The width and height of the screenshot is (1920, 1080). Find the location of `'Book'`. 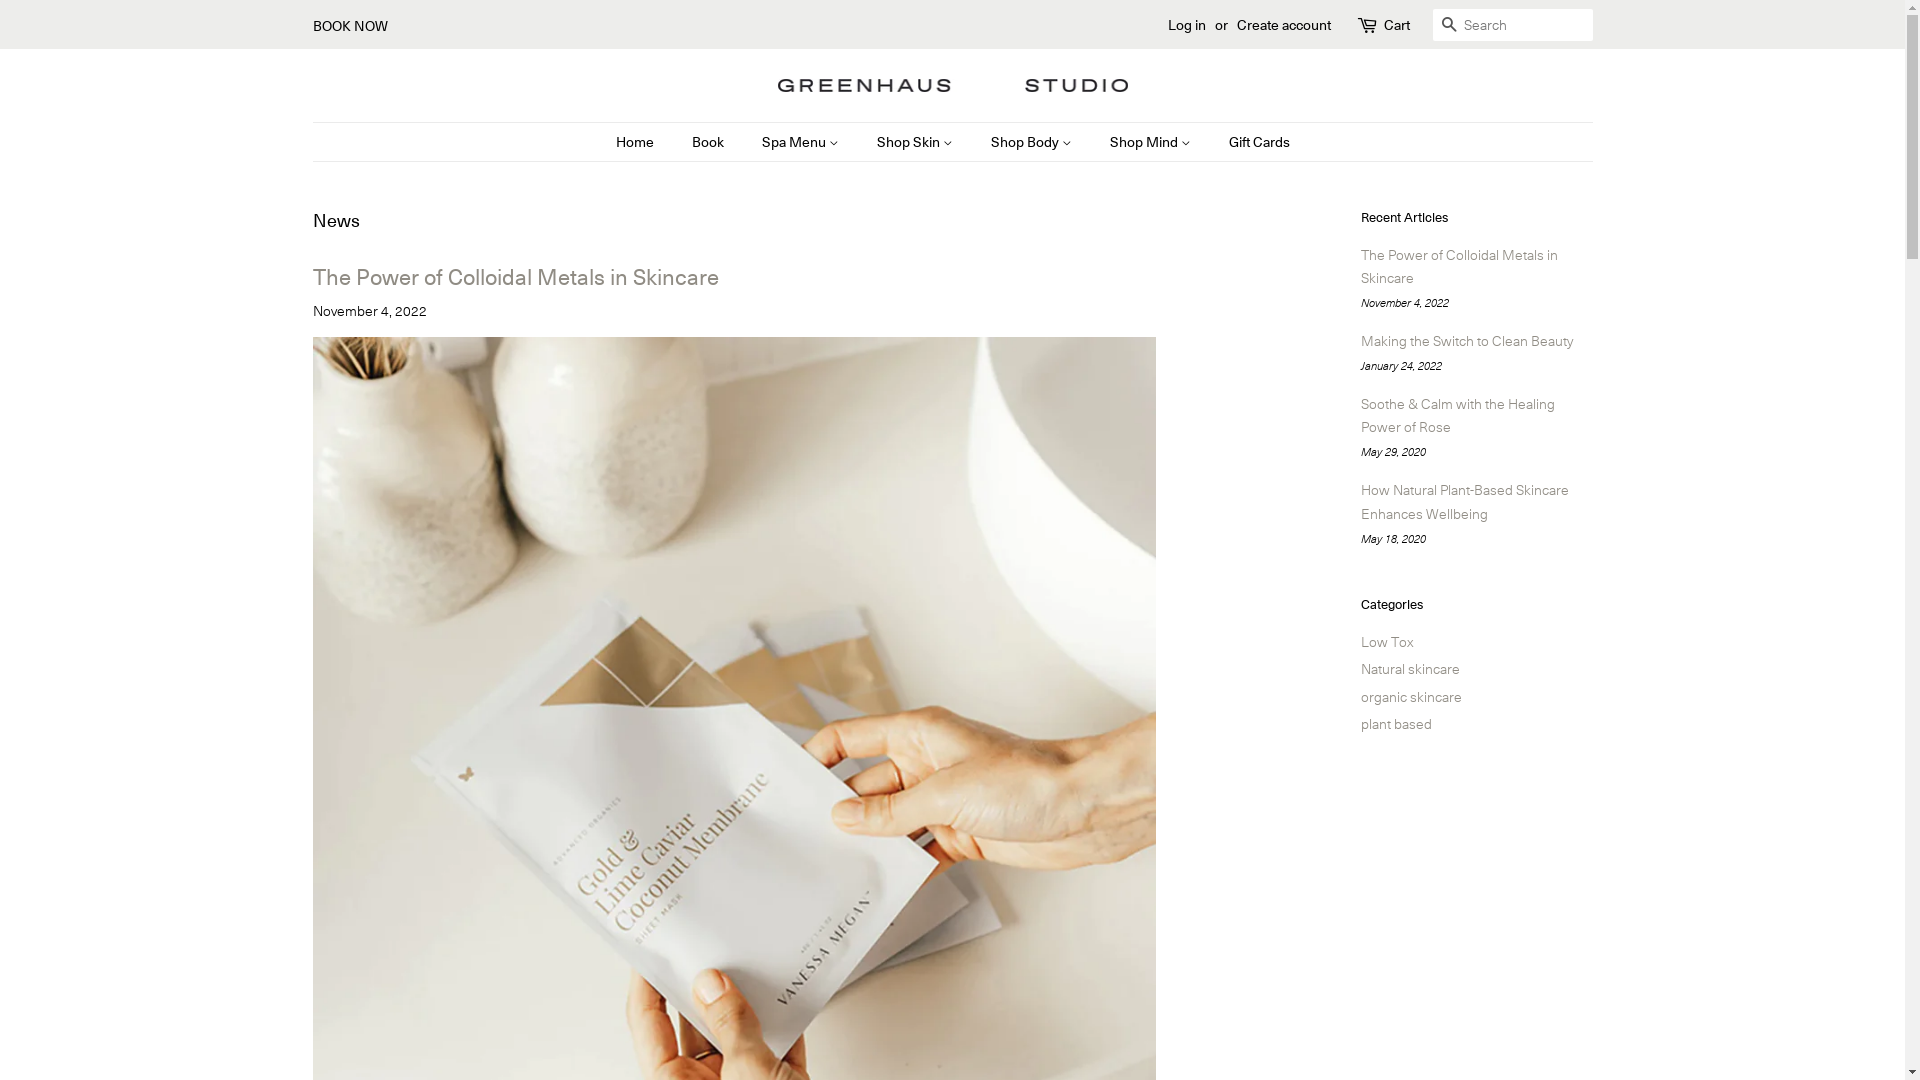

'Book' is located at coordinates (676, 141).